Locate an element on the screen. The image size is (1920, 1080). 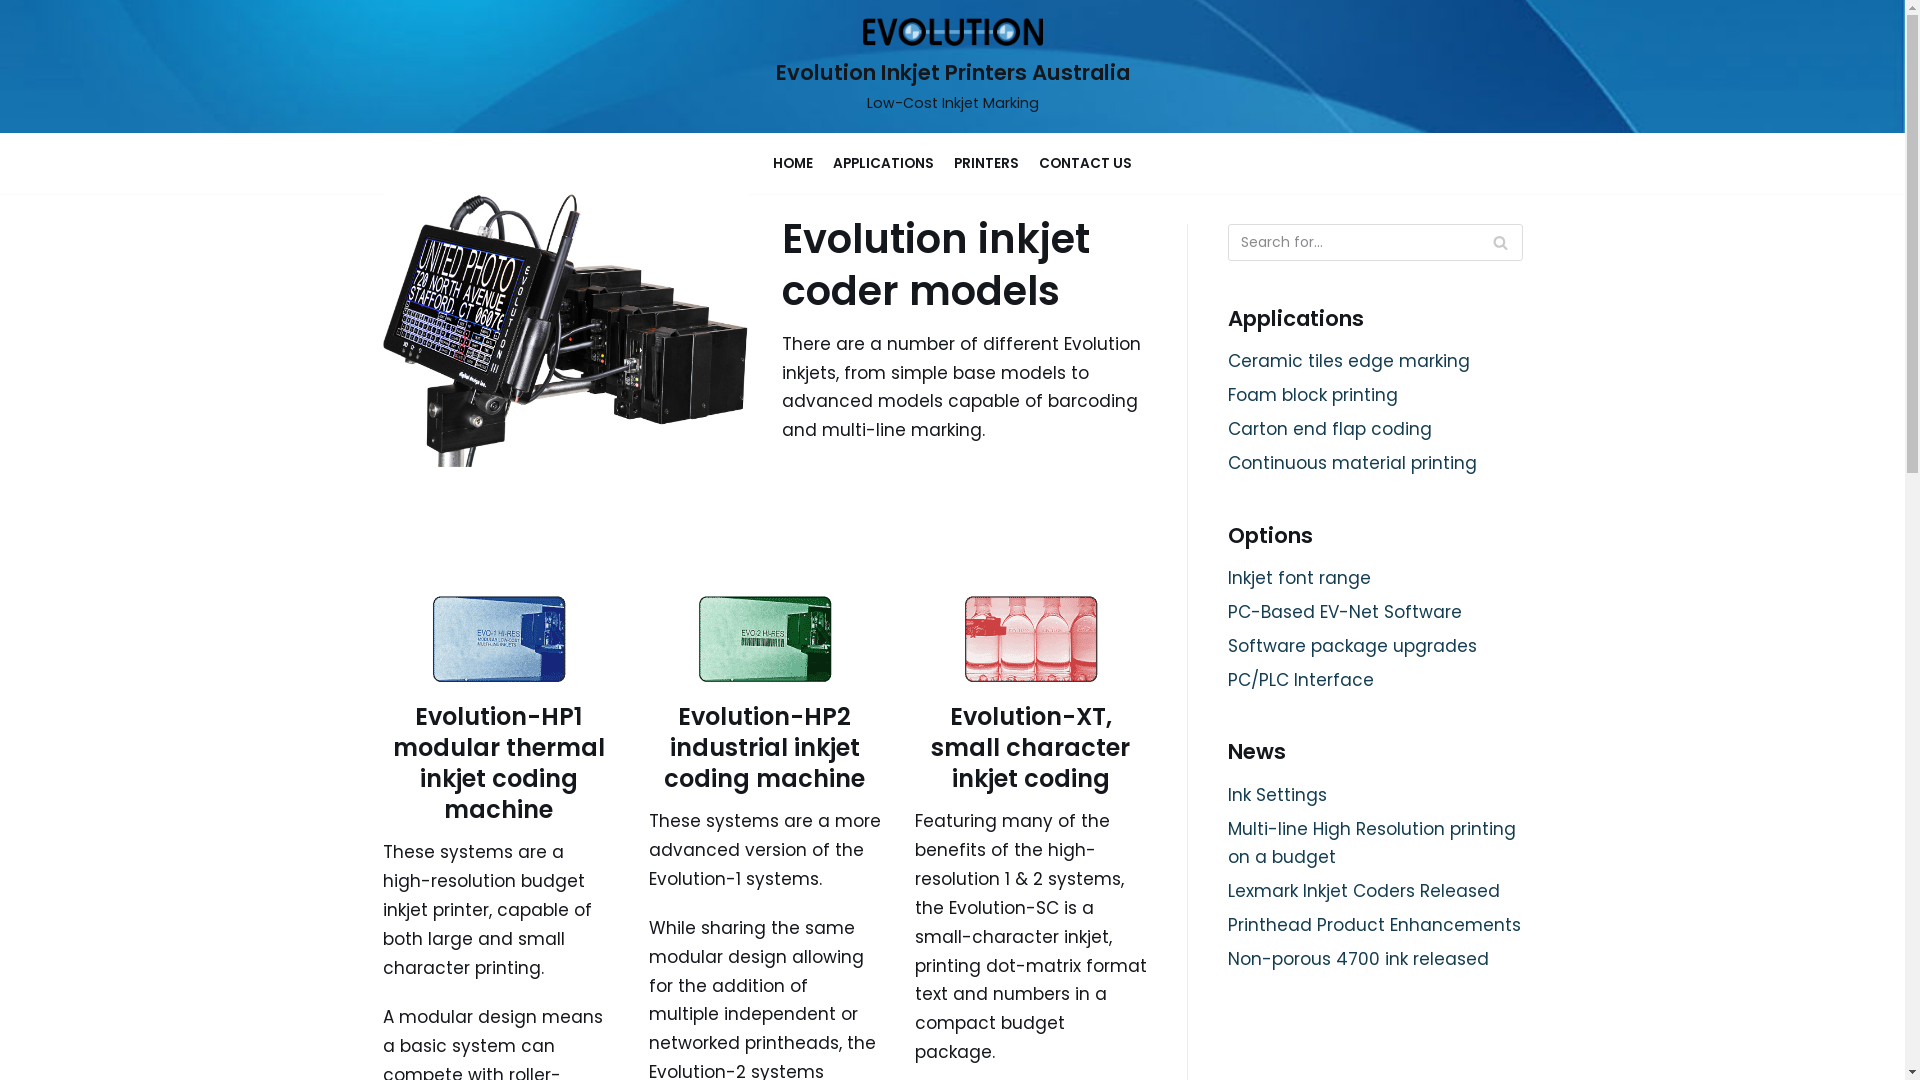
'Printhead Product Enhancements' is located at coordinates (1373, 925).